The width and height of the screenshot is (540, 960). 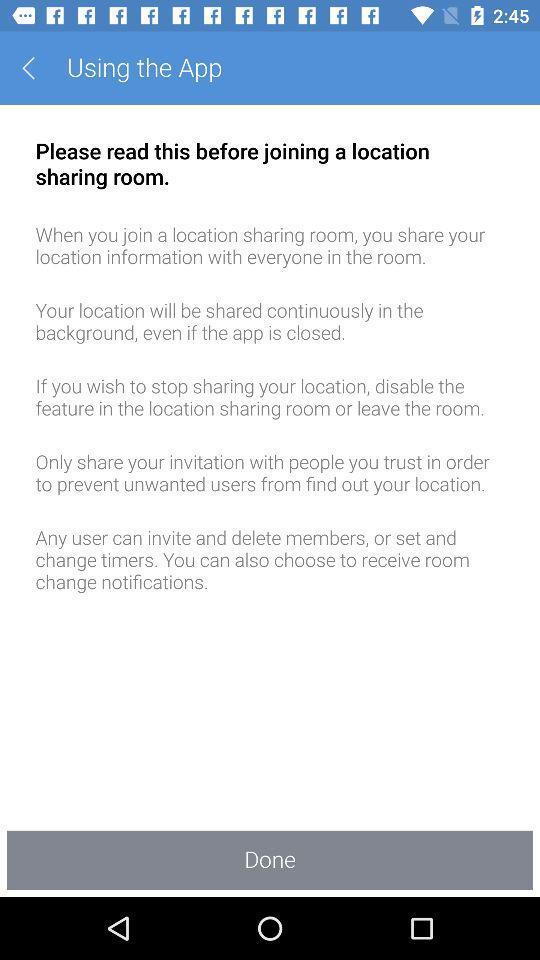 I want to click on the item below the any user can app, so click(x=270, y=859).